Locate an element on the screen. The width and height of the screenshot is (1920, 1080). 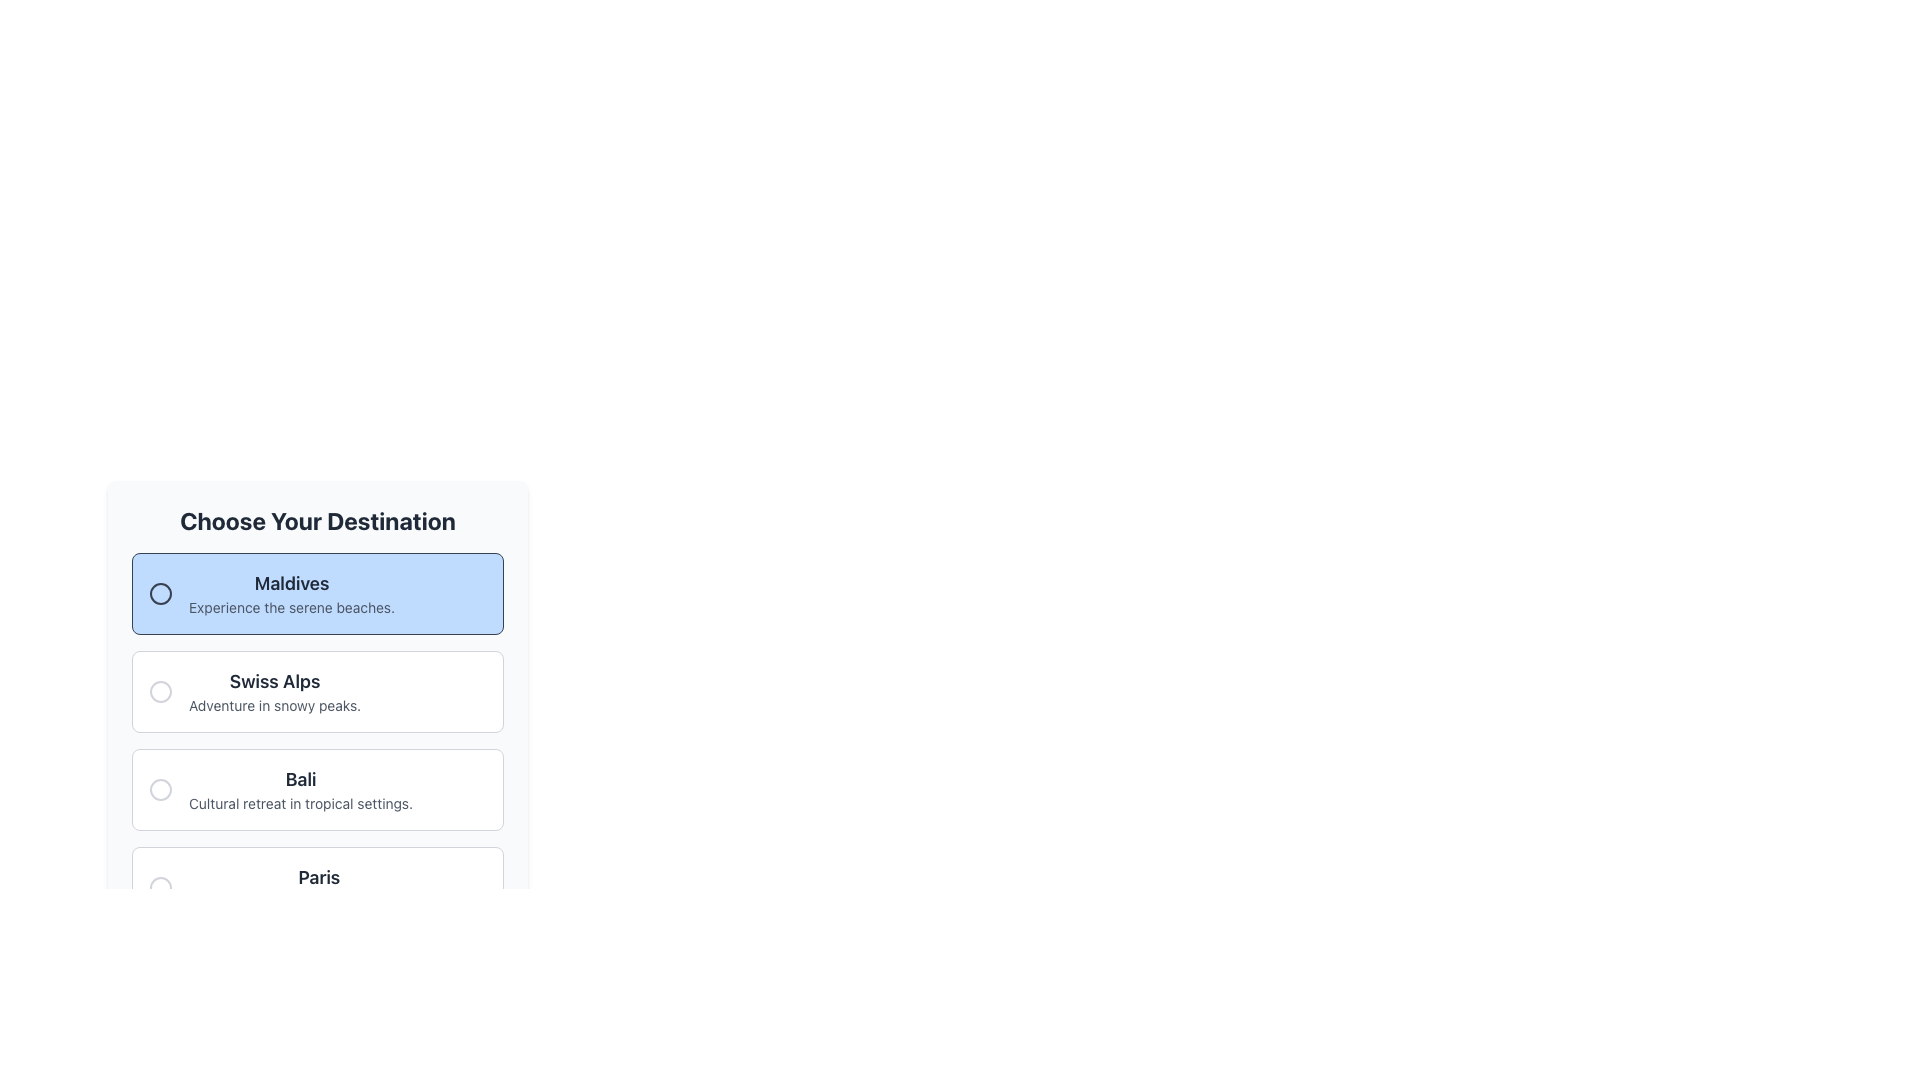
the unselected radio button next to the option 'Bali: Cultural retreat in tropical settings' is located at coordinates (161, 789).